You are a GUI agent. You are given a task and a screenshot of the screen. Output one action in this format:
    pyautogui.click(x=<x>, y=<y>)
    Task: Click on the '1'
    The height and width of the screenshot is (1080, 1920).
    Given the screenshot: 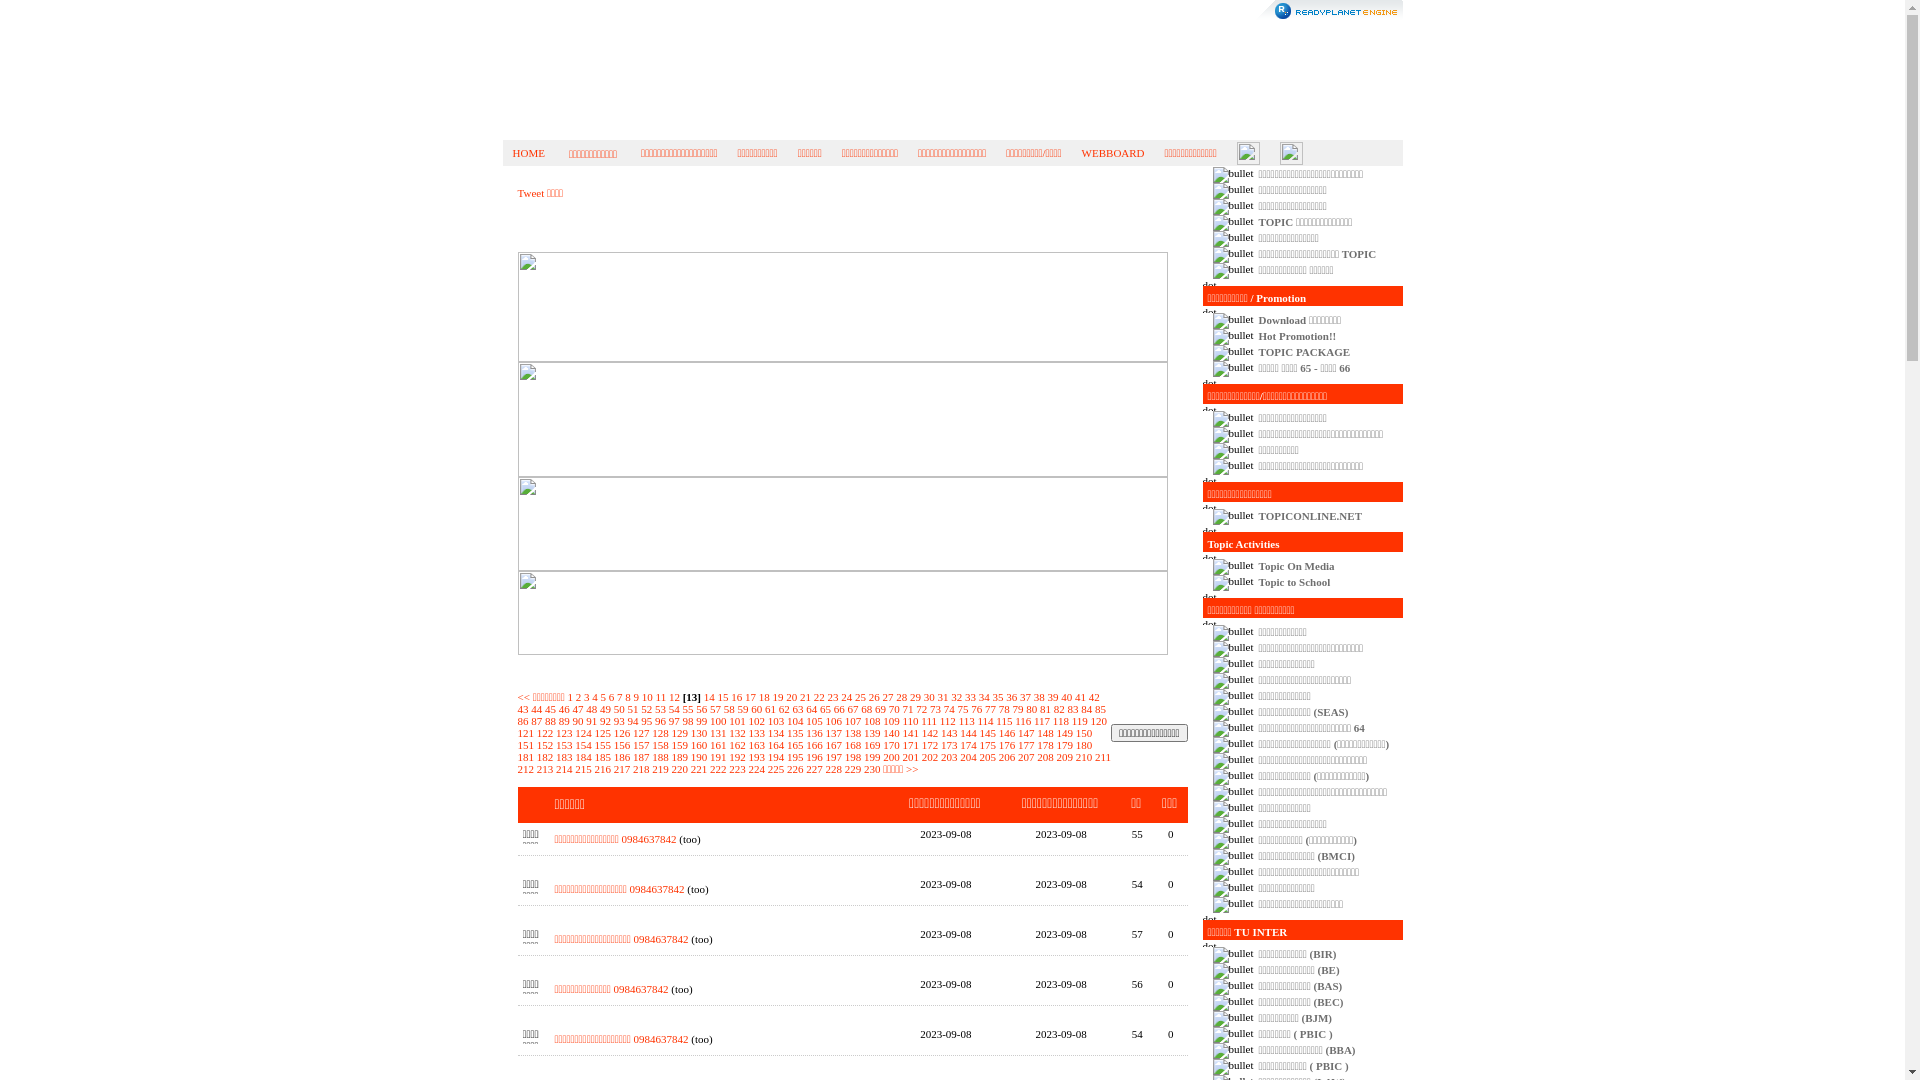 What is the action you would take?
    pyautogui.click(x=570, y=696)
    